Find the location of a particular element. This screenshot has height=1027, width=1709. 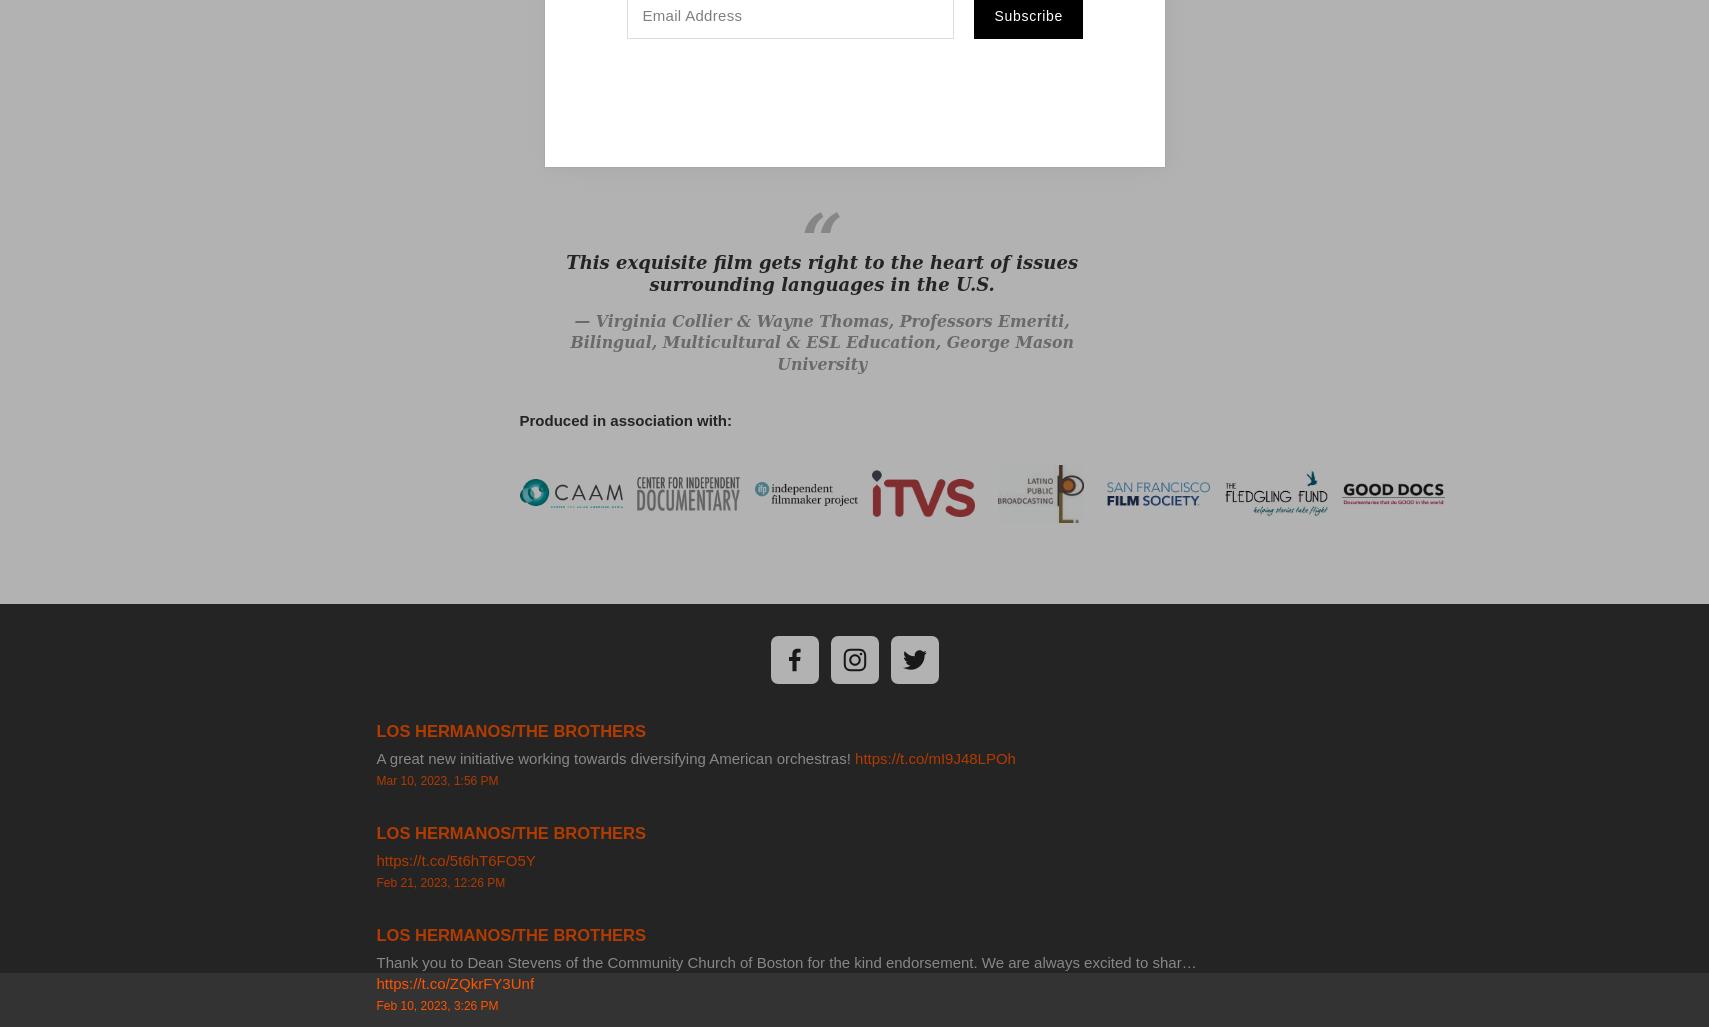

'https://t.co/5t6hT6FO5Y' is located at coordinates (454, 858).